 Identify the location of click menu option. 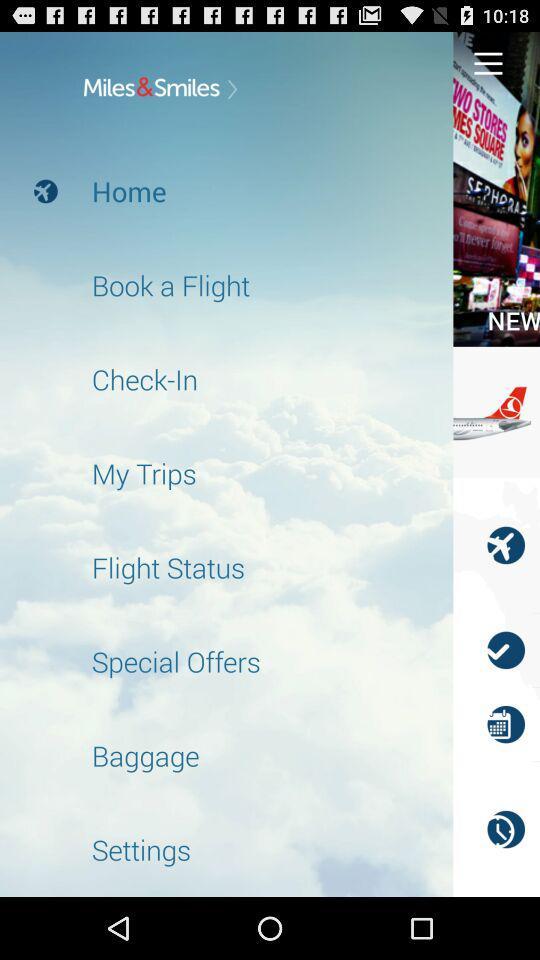
(487, 62).